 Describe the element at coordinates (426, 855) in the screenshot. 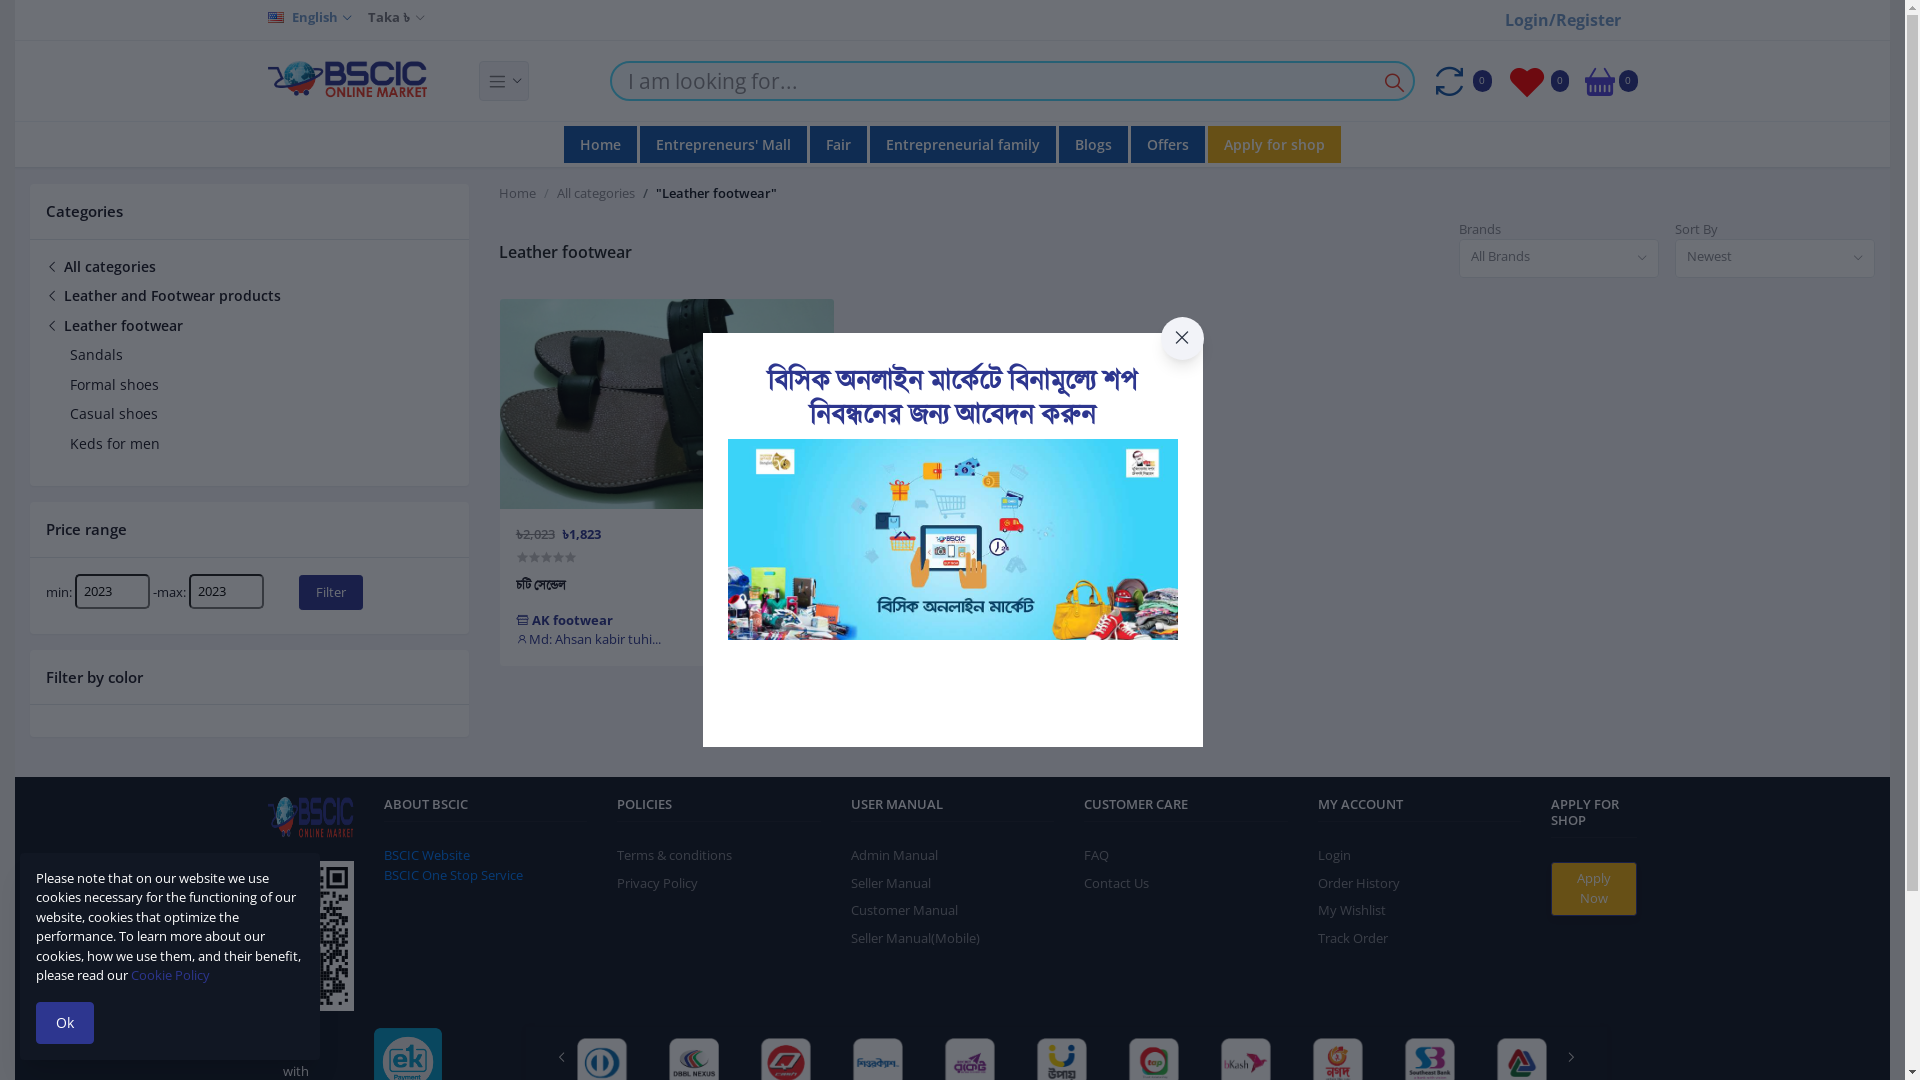

I see `'BSCIC Website'` at that location.